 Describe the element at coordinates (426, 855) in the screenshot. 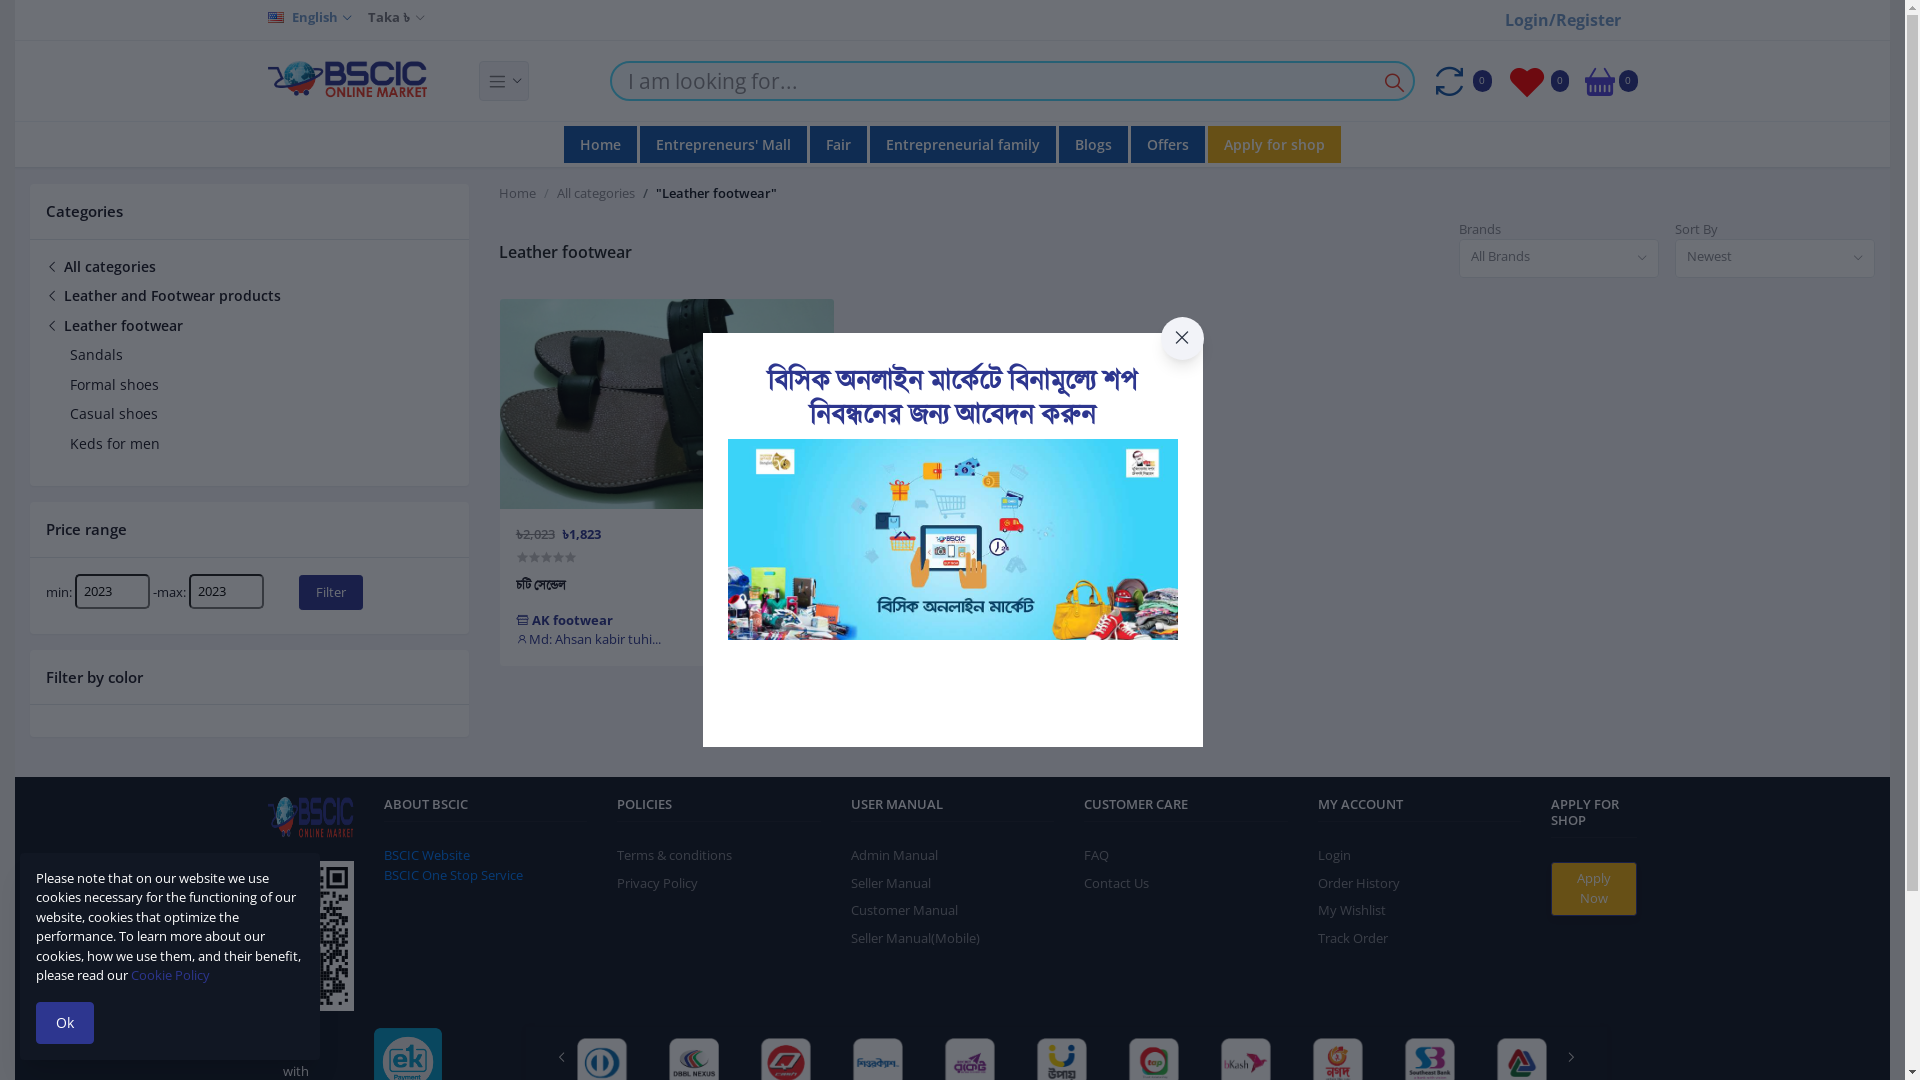

I see `'BSCIC Website'` at that location.